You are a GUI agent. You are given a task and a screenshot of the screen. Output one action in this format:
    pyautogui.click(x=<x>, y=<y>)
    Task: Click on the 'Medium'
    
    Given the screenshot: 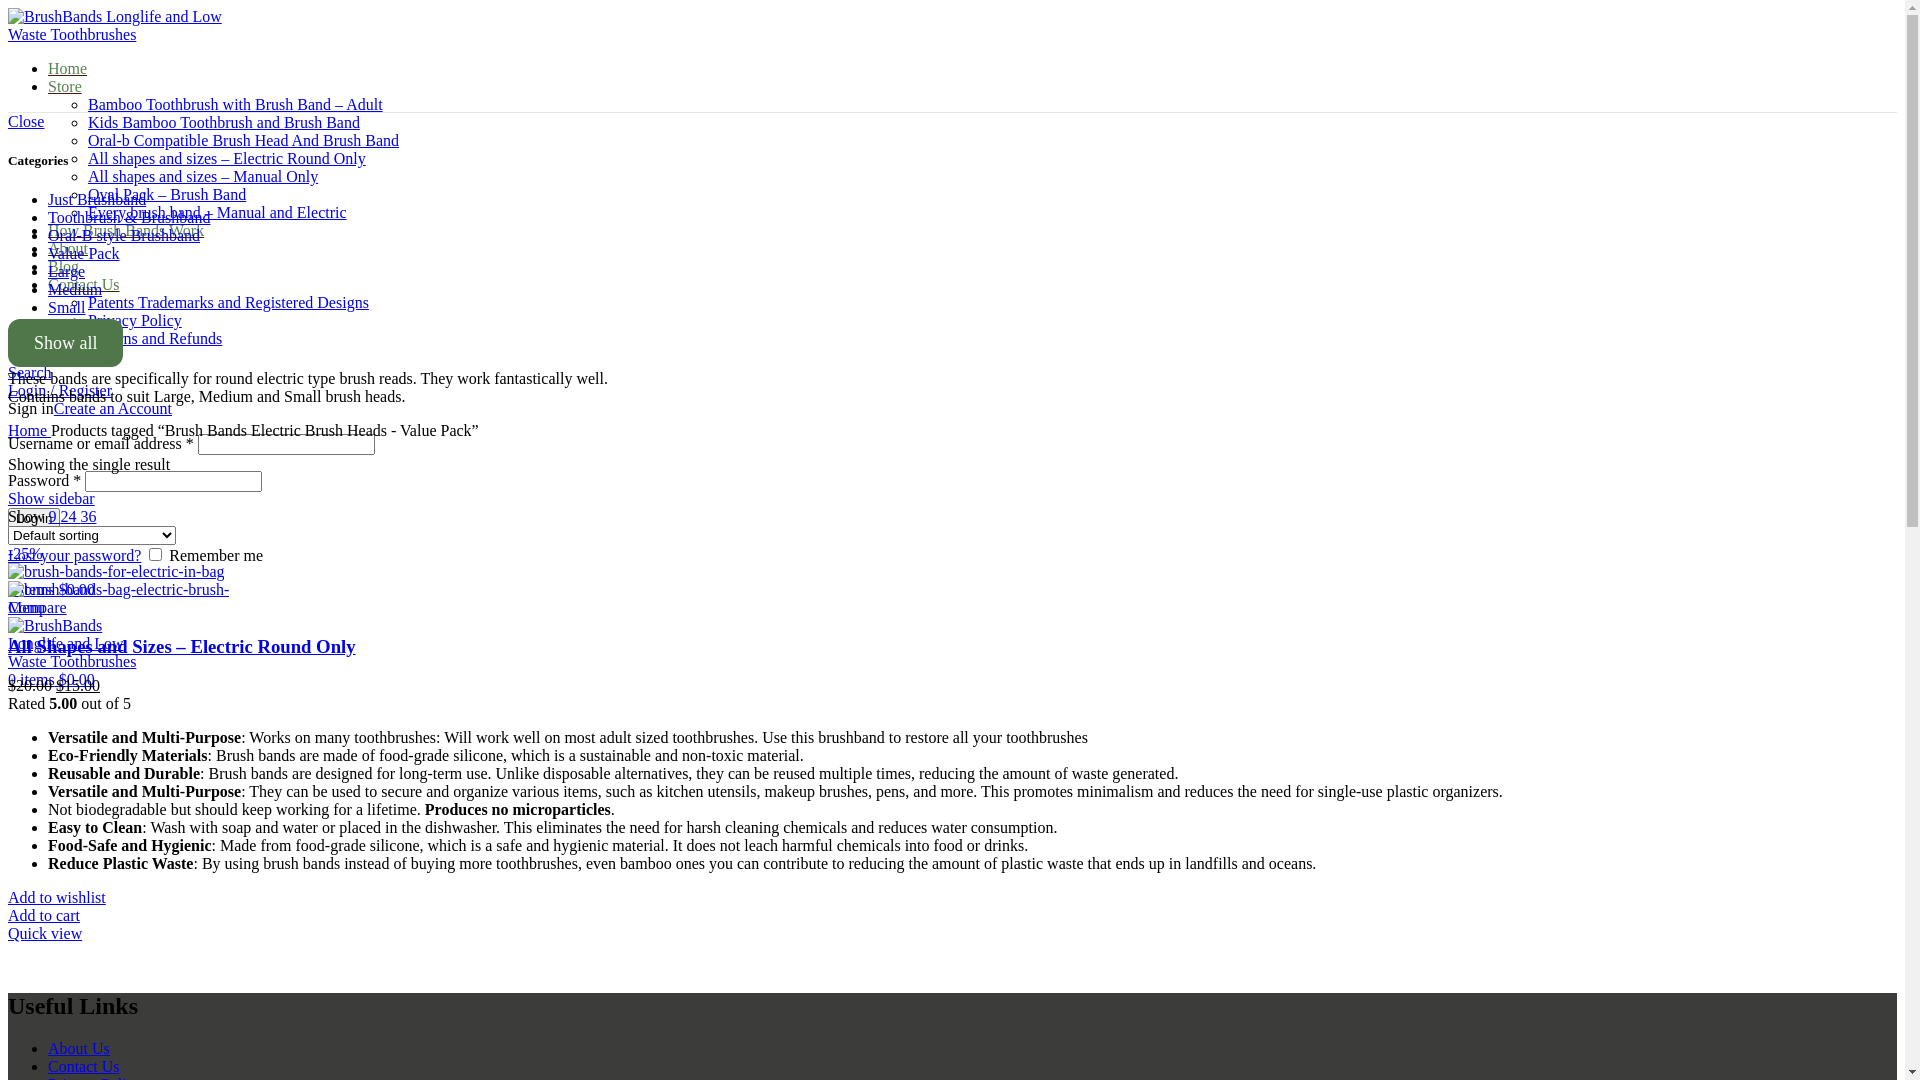 What is the action you would take?
    pyautogui.click(x=75, y=289)
    